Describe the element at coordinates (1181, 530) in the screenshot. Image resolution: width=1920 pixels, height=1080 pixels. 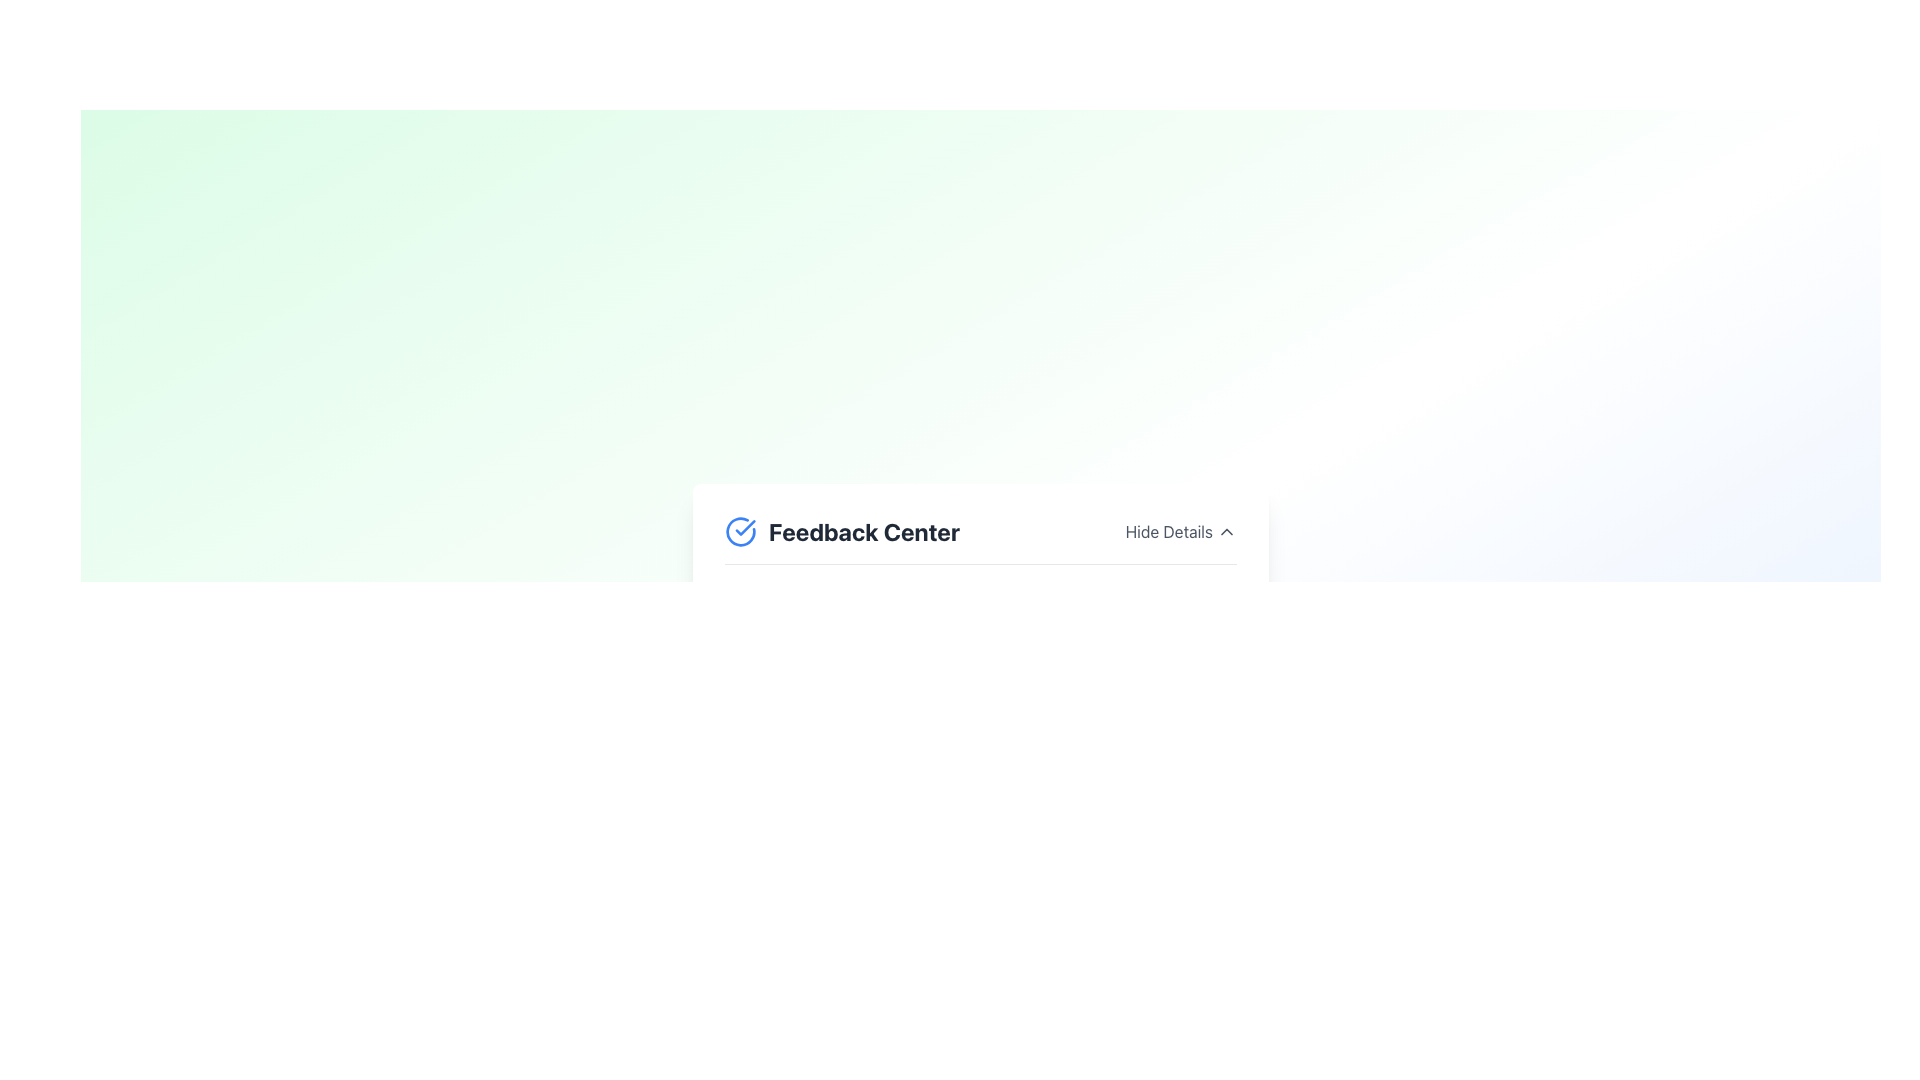
I see `the 'Hide Details' button` at that location.